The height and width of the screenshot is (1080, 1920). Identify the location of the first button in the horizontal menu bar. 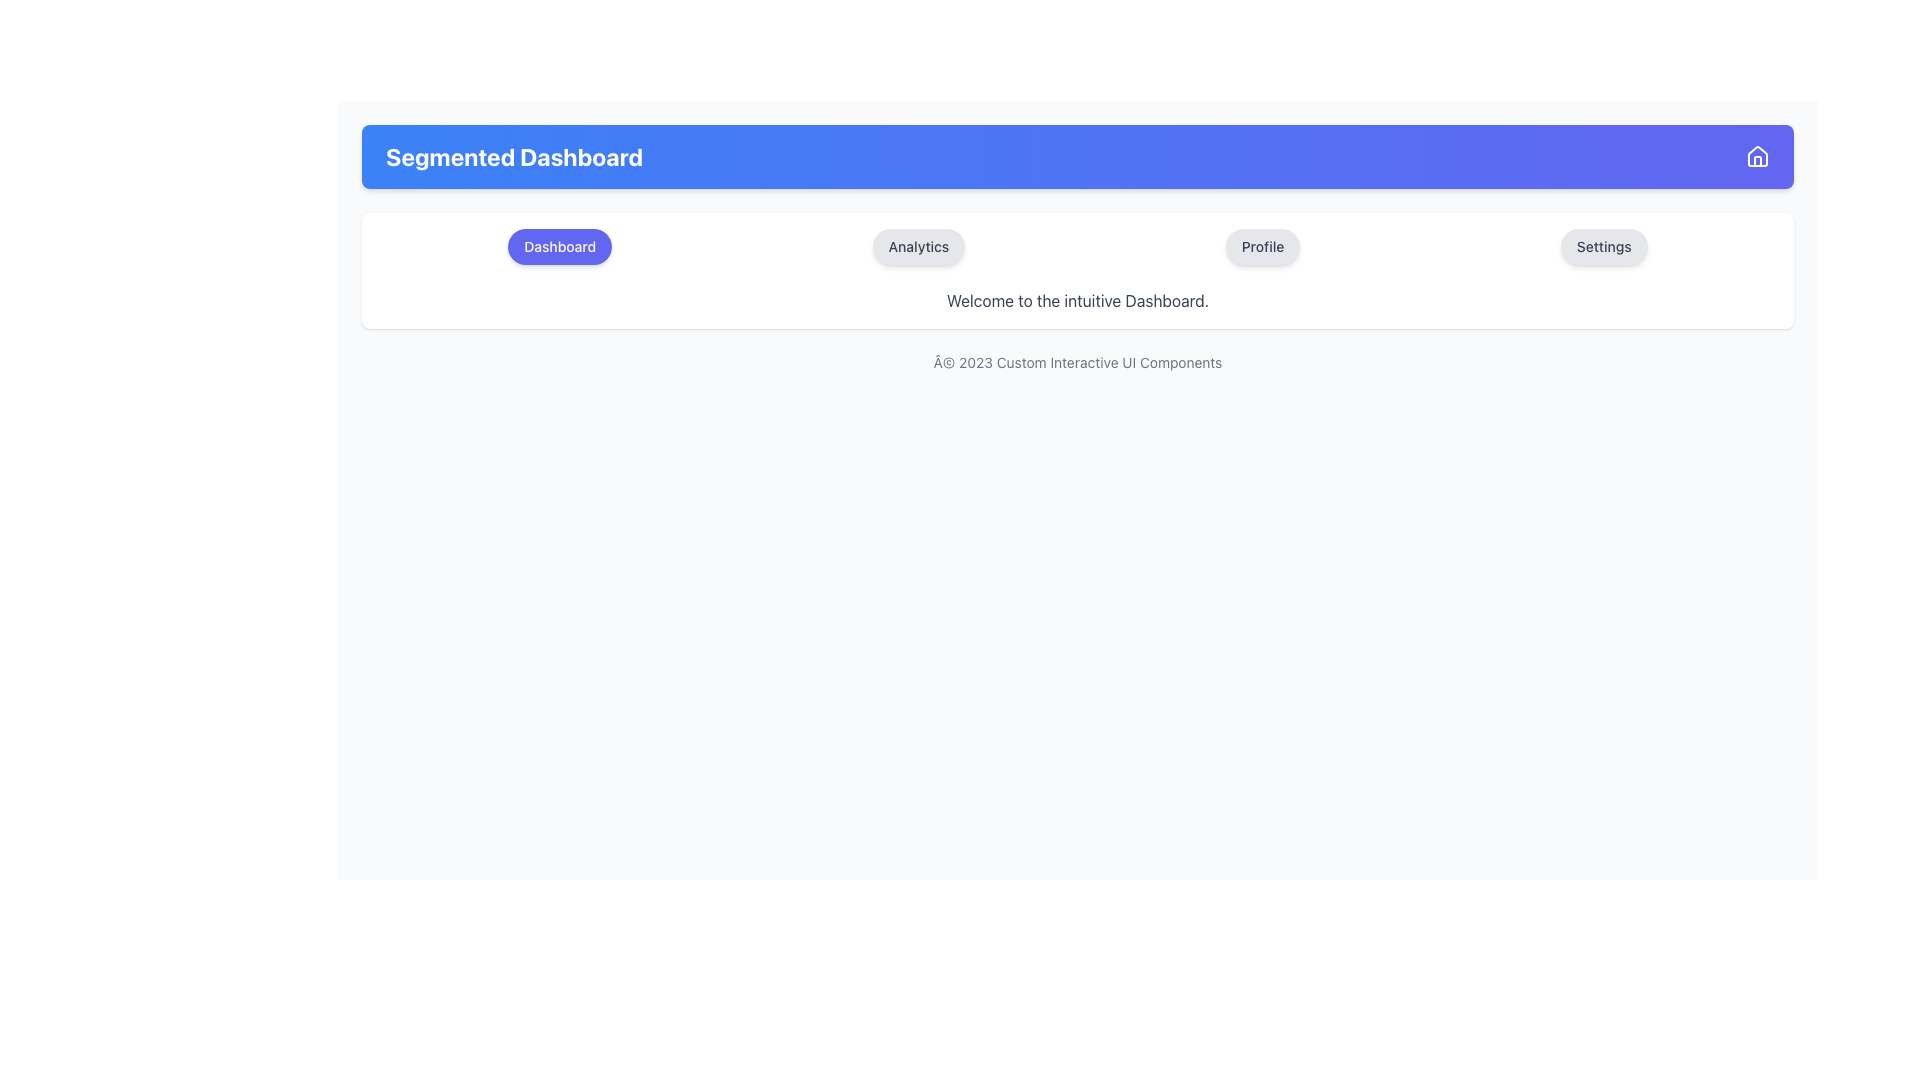
(560, 245).